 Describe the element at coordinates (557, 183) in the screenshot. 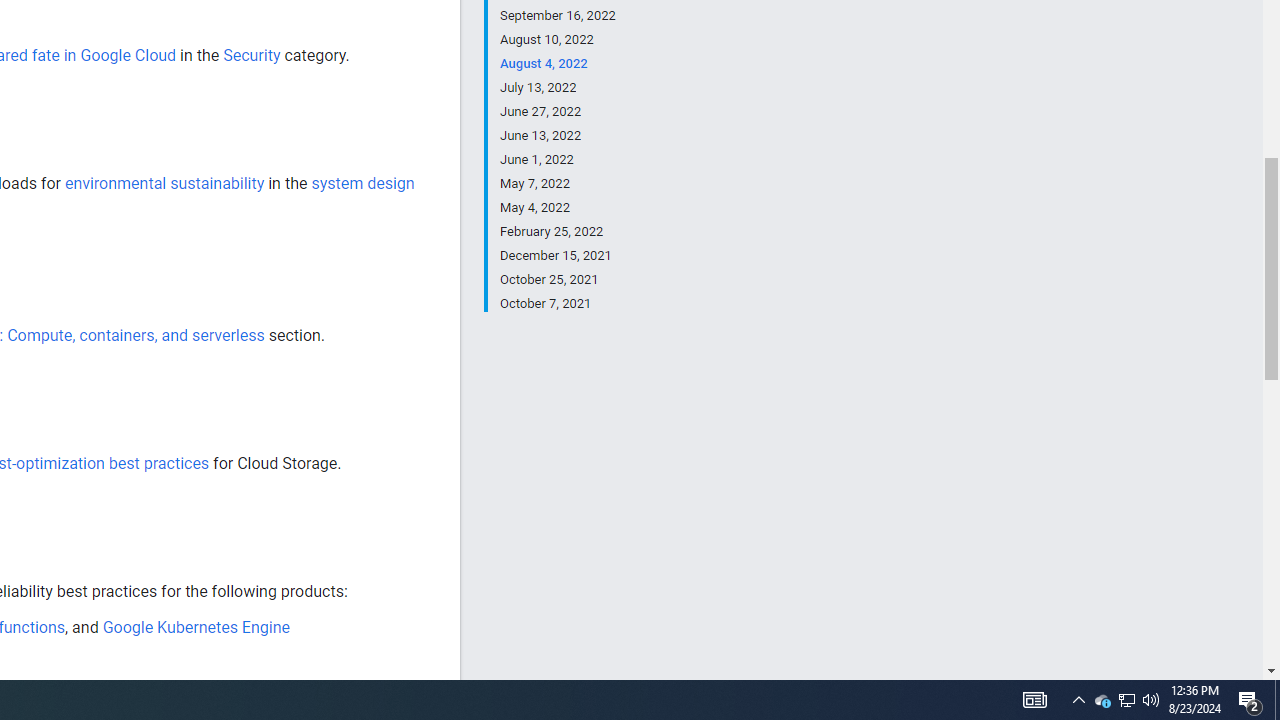

I see `'May 7, 2022'` at that location.